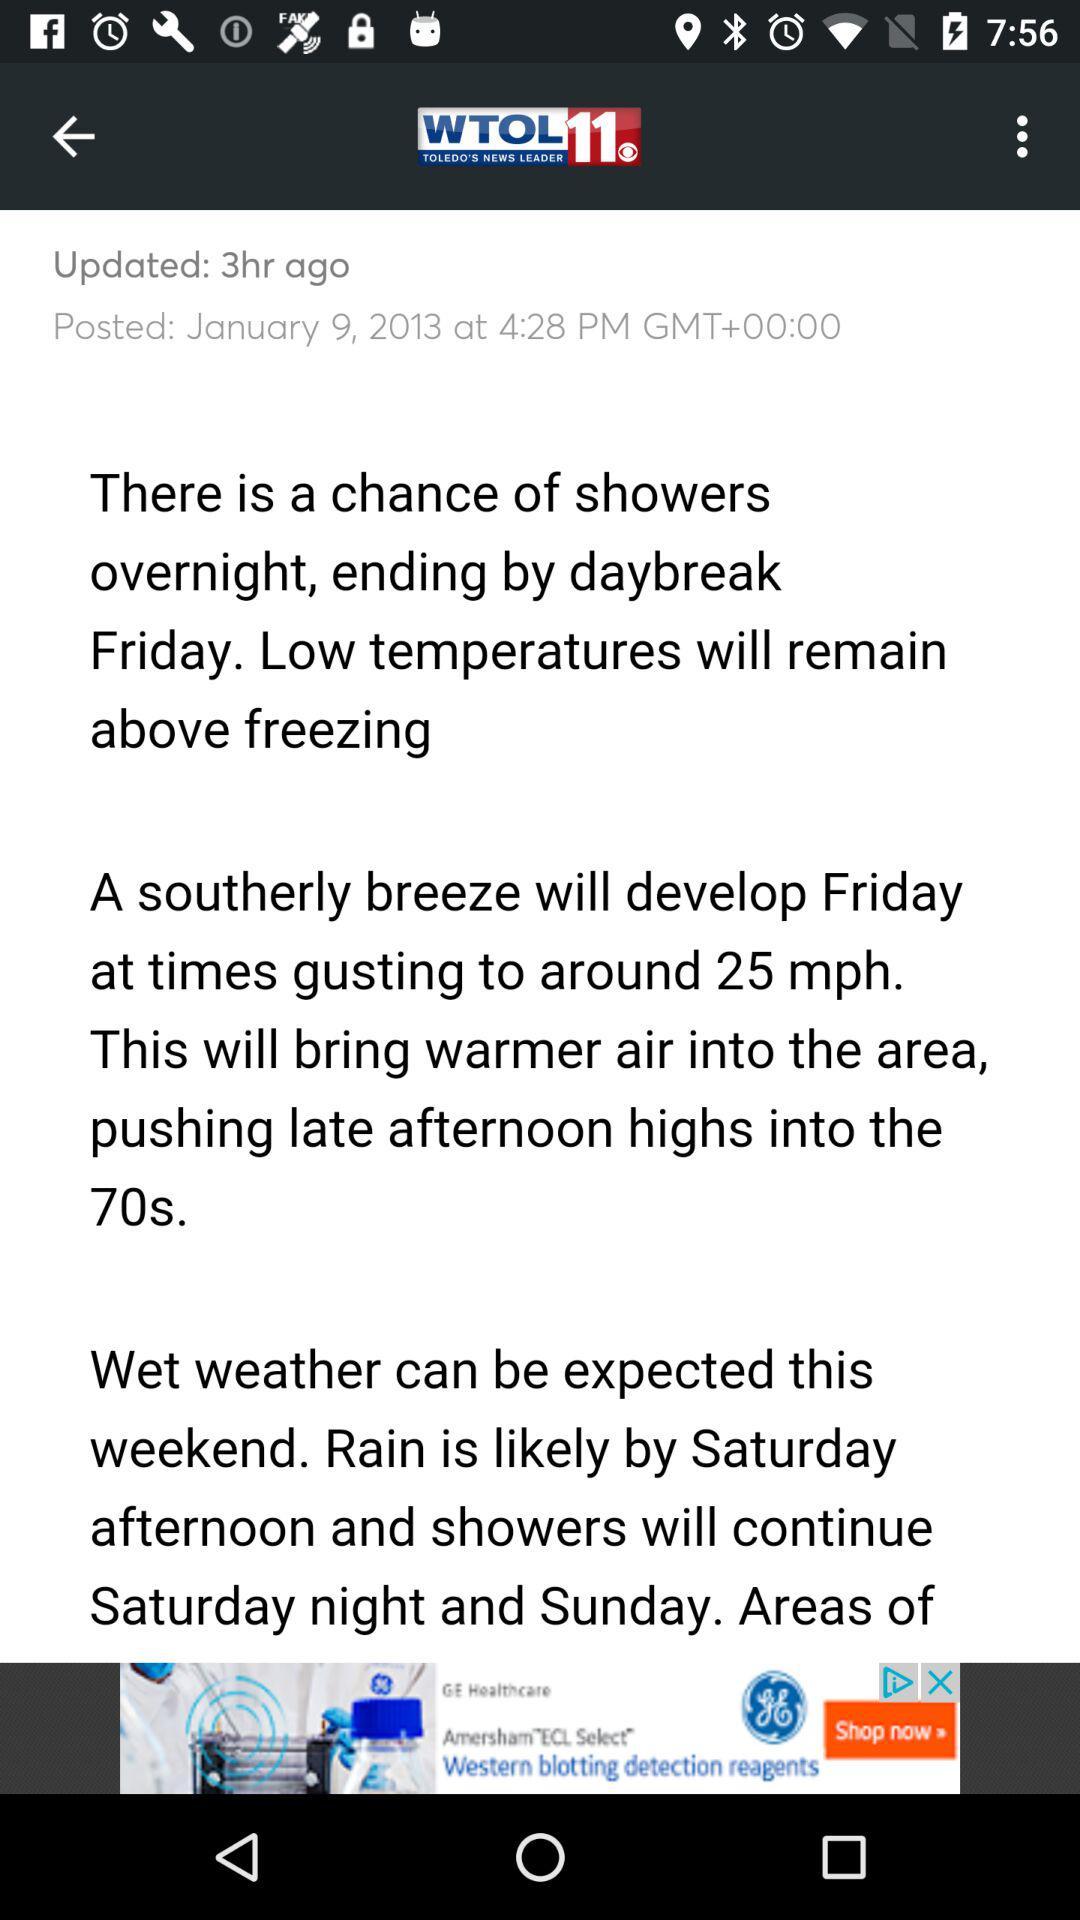  I want to click on advertisement page, so click(540, 1727).